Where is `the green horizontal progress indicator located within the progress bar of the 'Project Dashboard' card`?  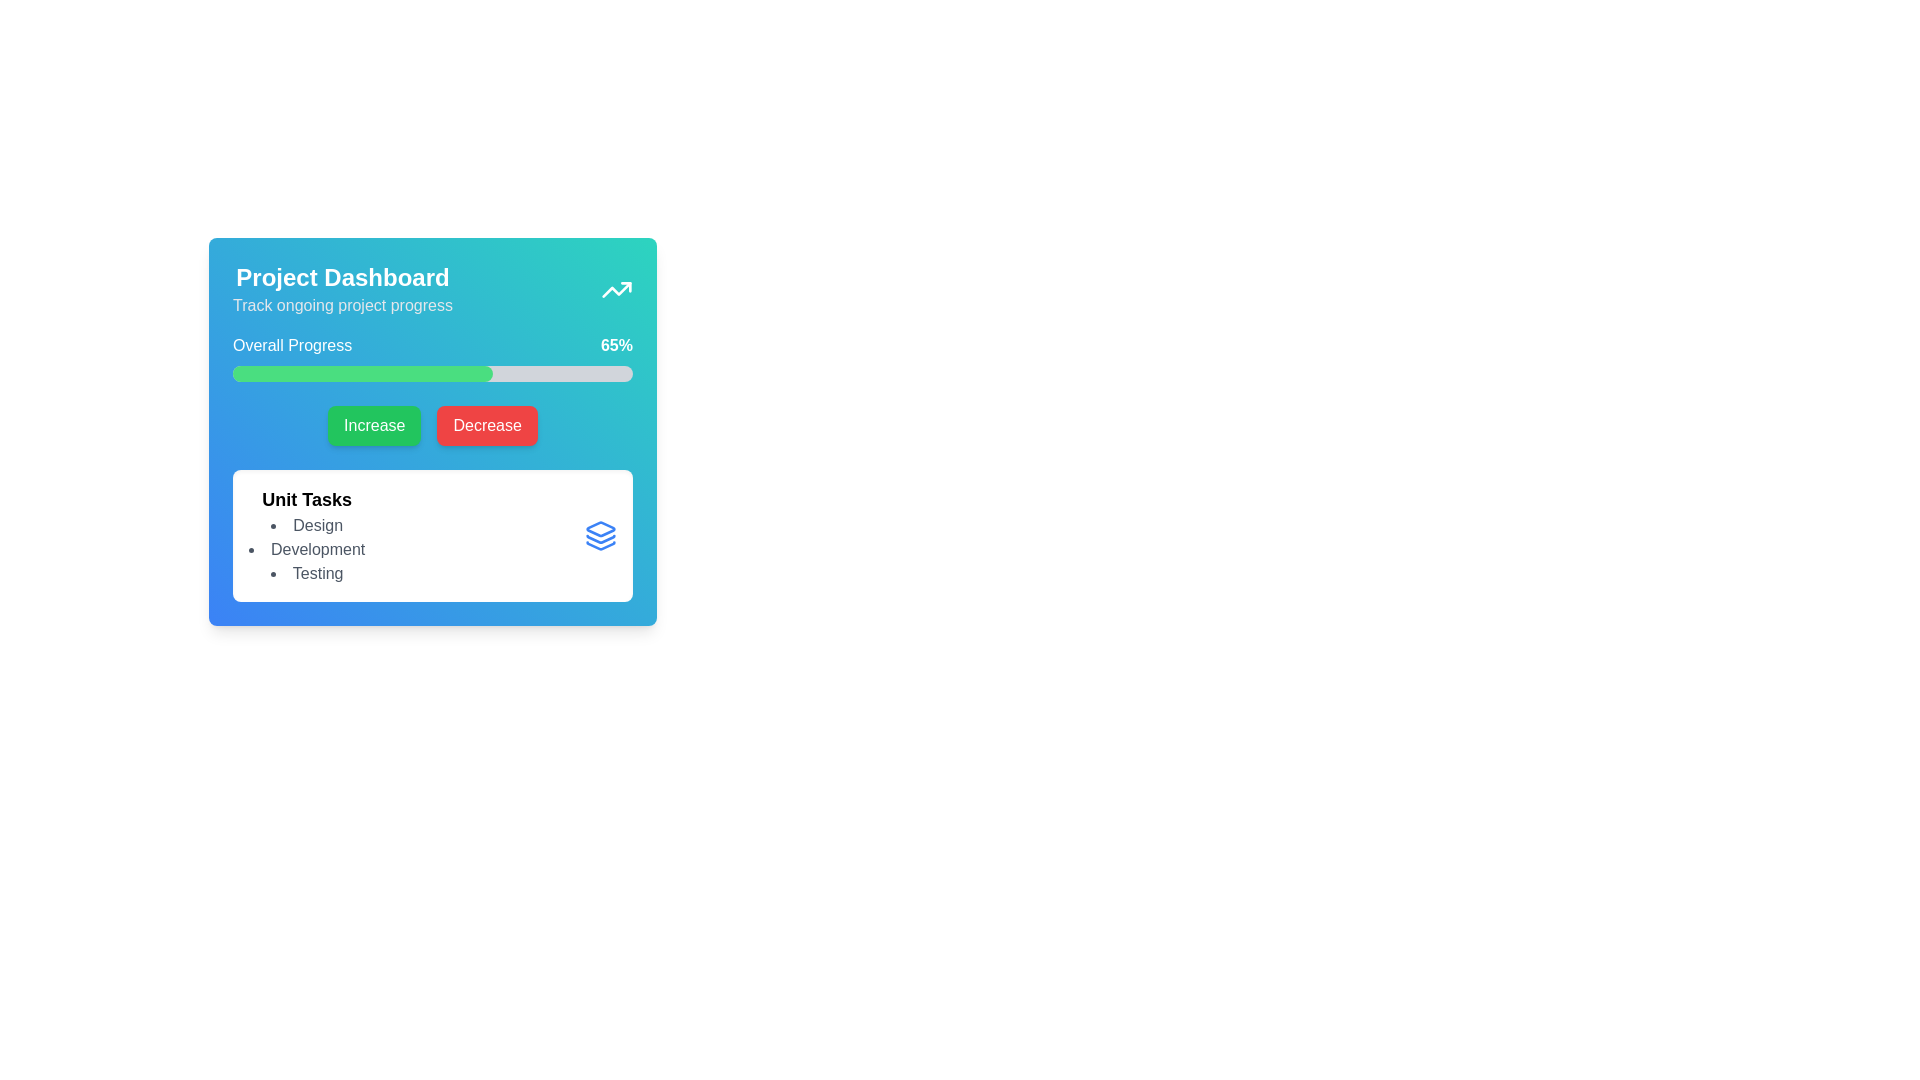 the green horizontal progress indicator located within the progress bar of the 'Project Dashboard' card is located at coordinates (363, 374).